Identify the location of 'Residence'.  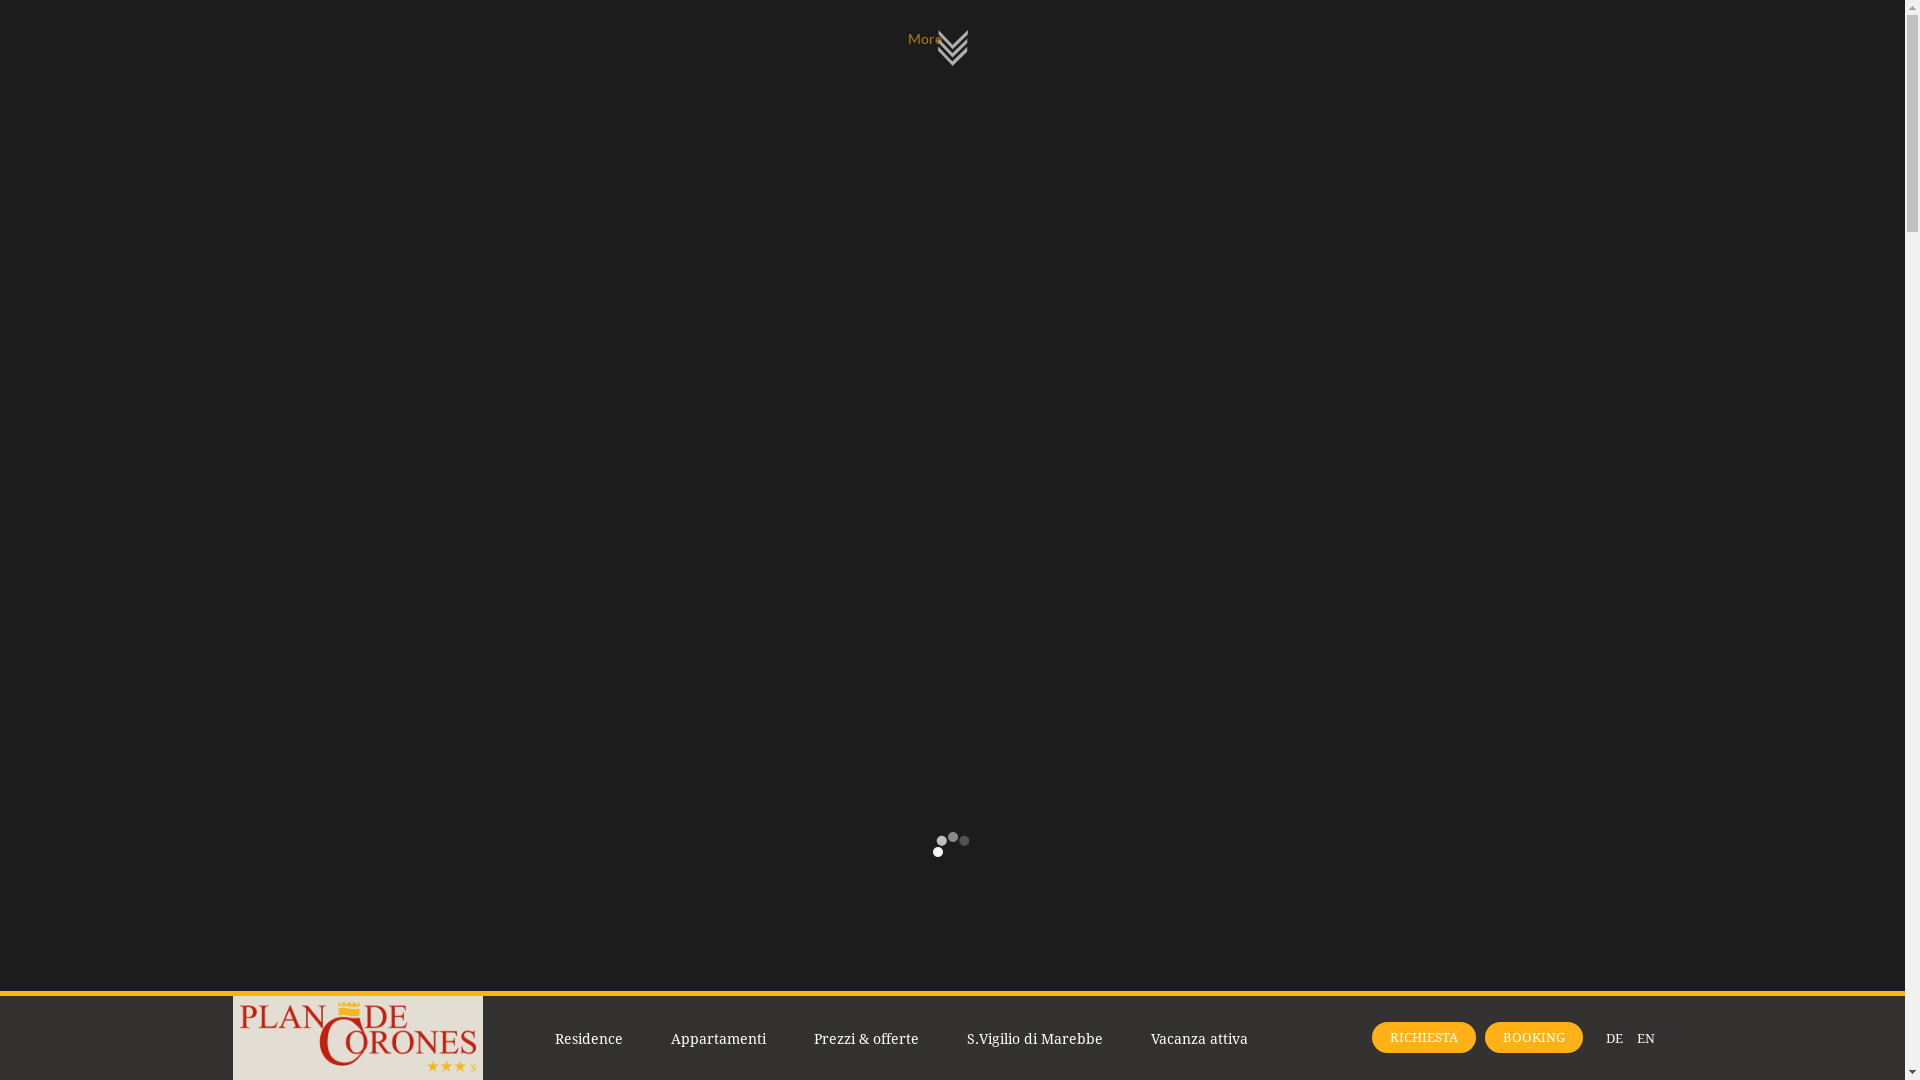
(587, 1037).